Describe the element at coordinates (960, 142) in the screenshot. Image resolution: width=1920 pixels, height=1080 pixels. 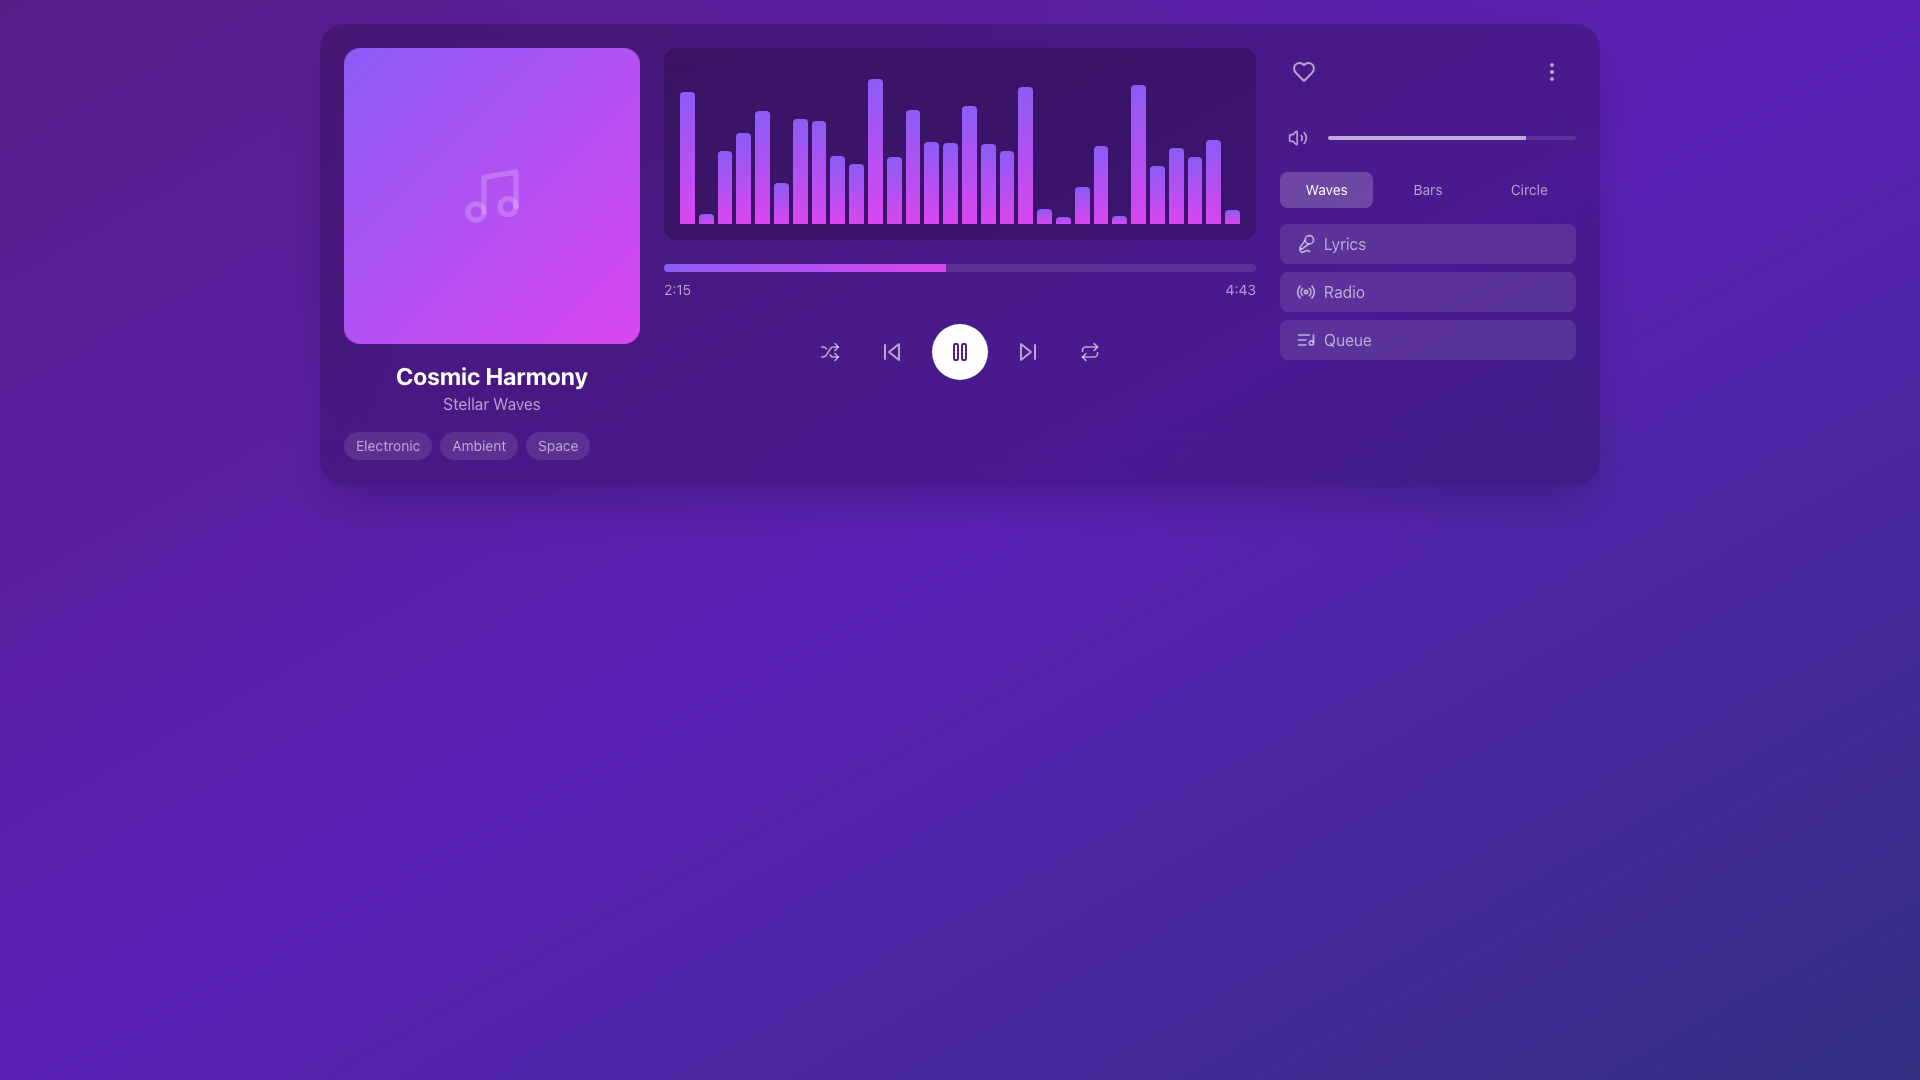
I see `the waveform data by interacting with the central waveform visualizer display located in the audio interface` at that location.